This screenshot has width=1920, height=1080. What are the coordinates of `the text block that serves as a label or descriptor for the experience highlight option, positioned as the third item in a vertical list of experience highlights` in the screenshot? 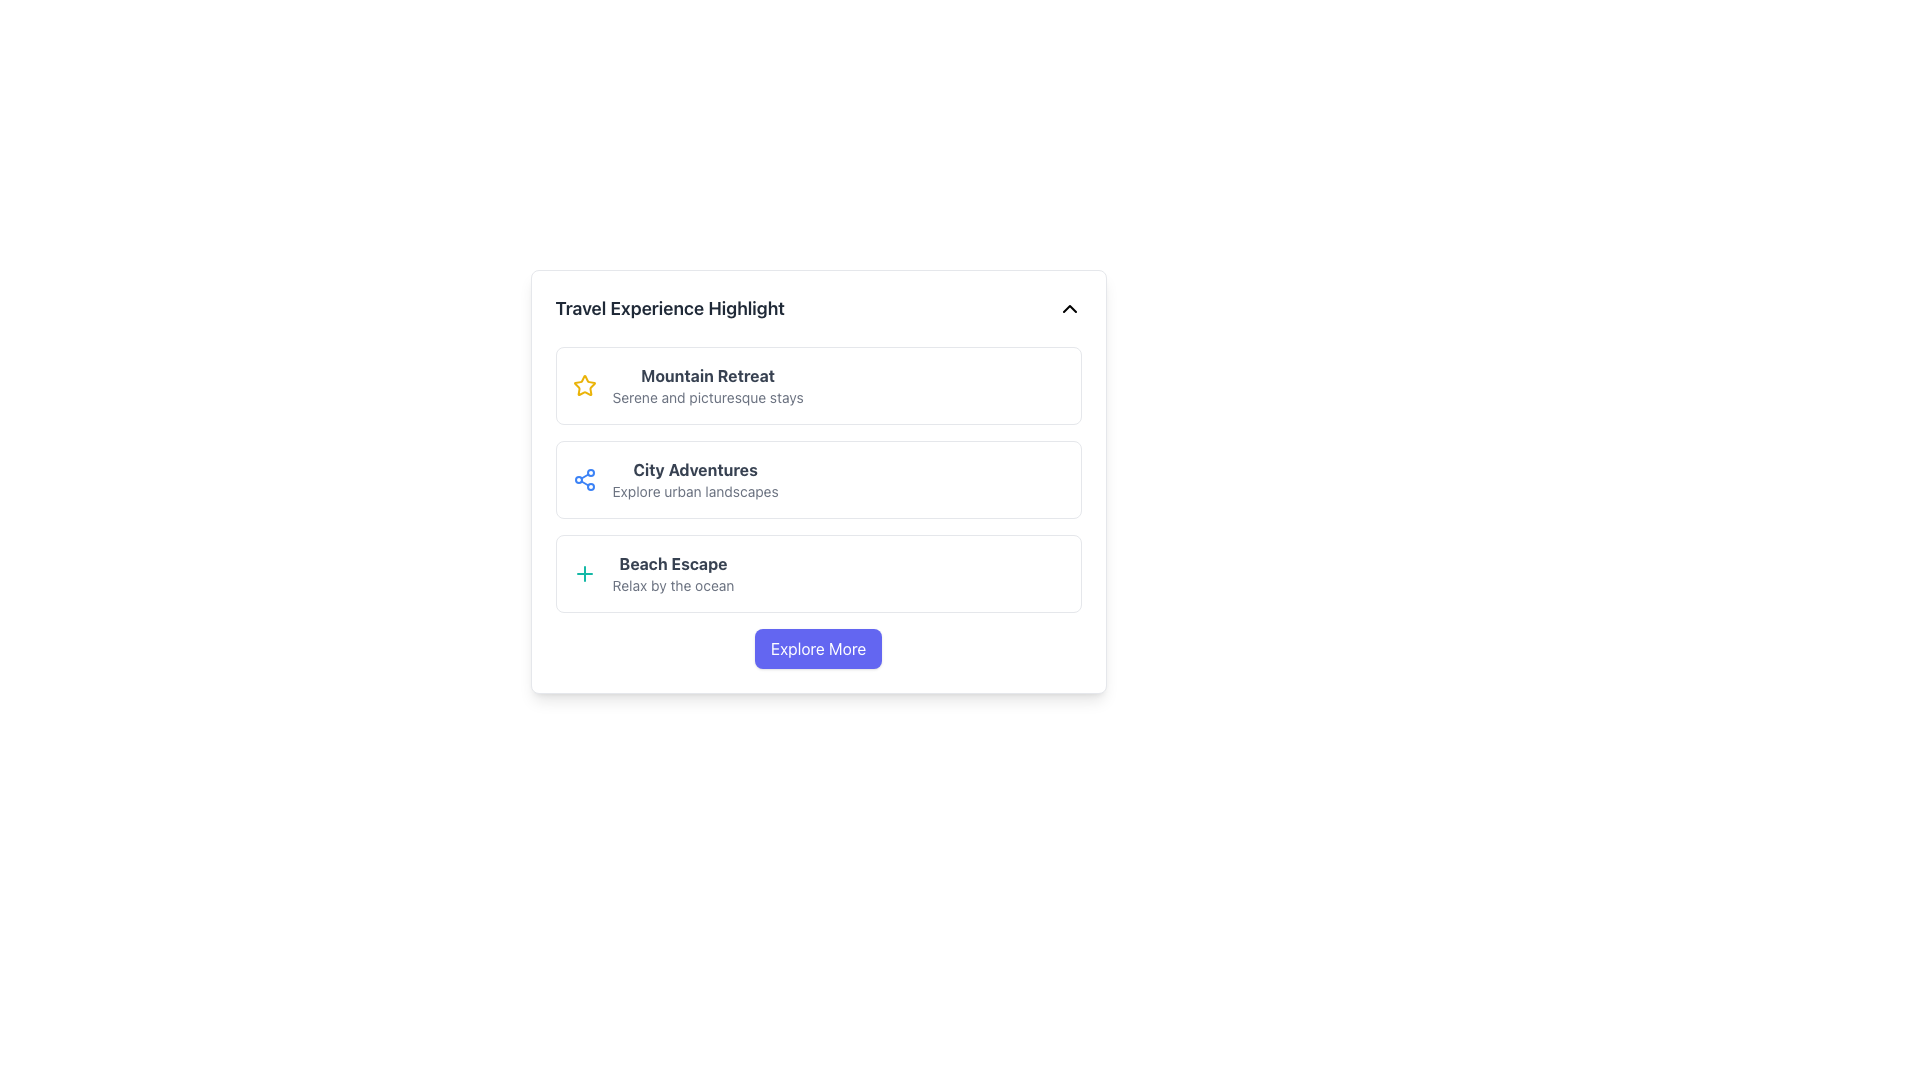 It's located at (673, 574).